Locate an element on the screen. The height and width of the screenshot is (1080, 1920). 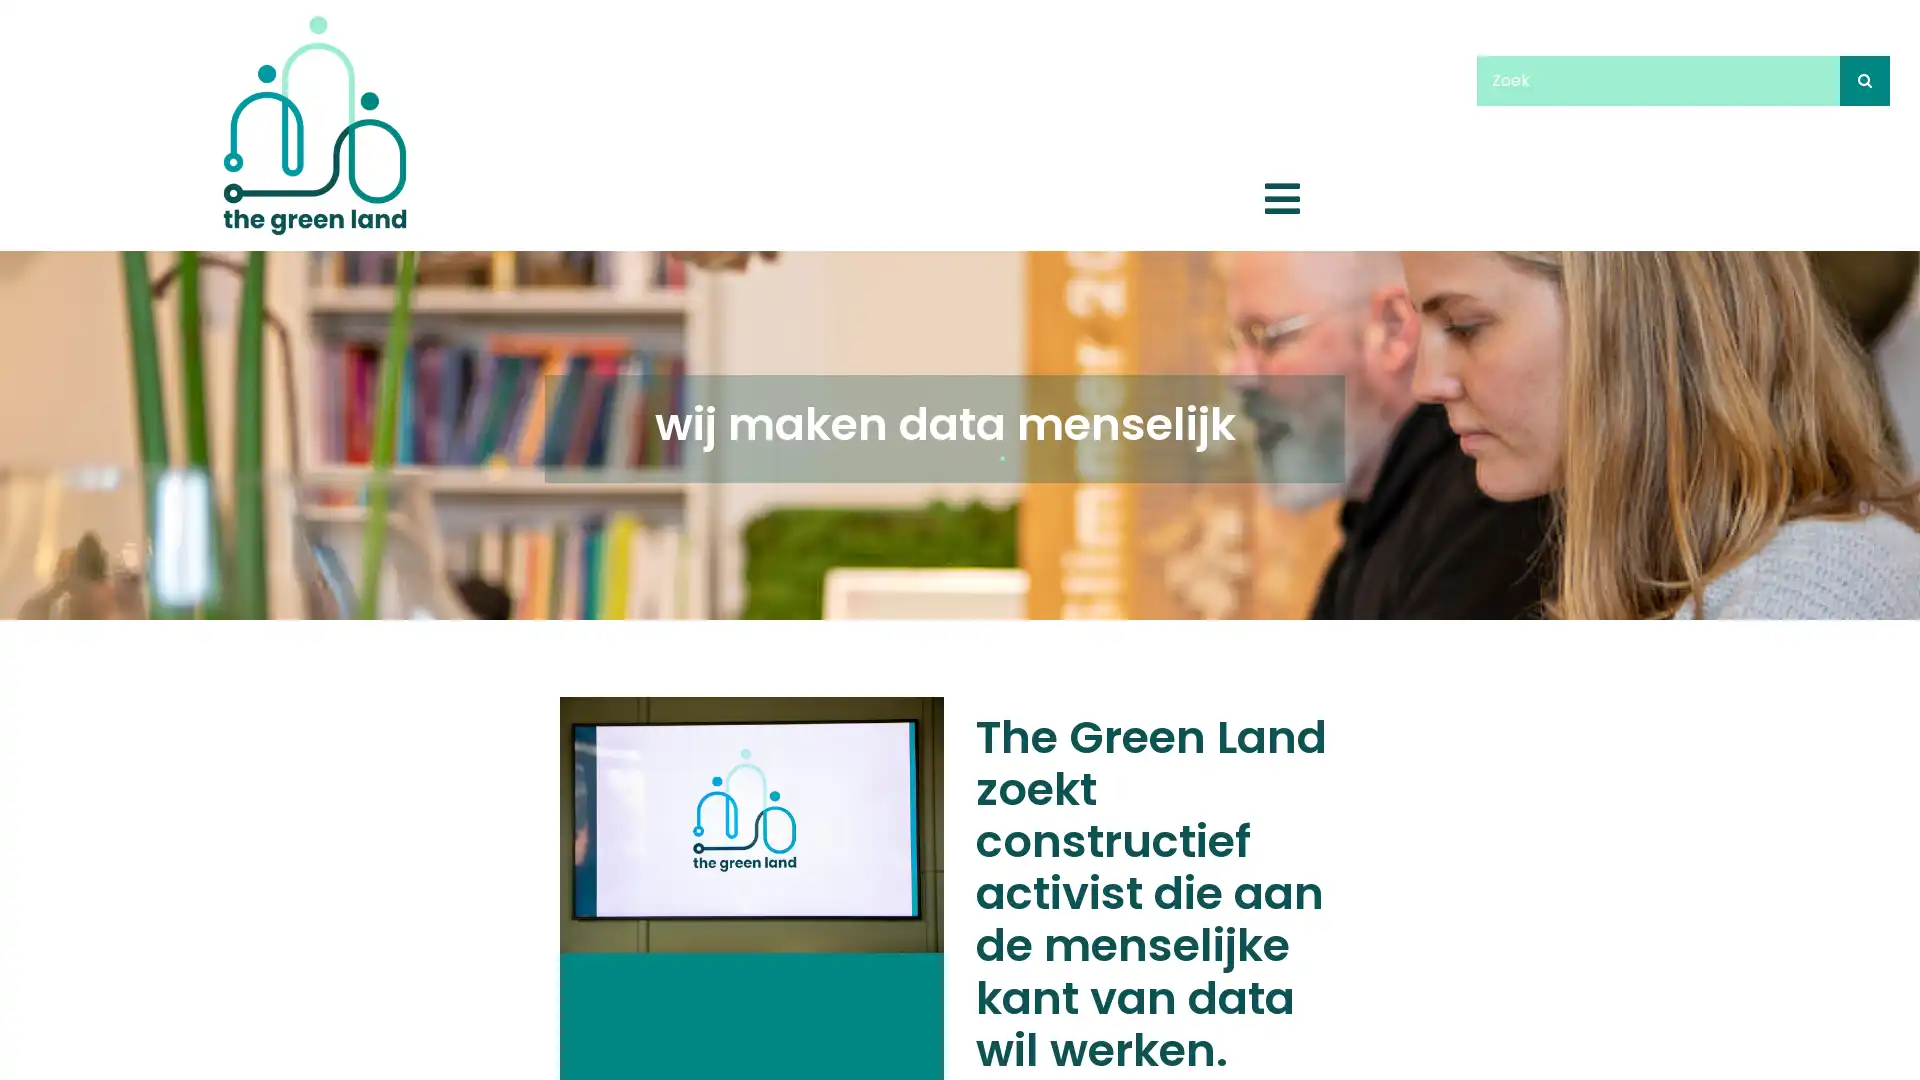
Zoeken is located at coordinates (1864, 79).